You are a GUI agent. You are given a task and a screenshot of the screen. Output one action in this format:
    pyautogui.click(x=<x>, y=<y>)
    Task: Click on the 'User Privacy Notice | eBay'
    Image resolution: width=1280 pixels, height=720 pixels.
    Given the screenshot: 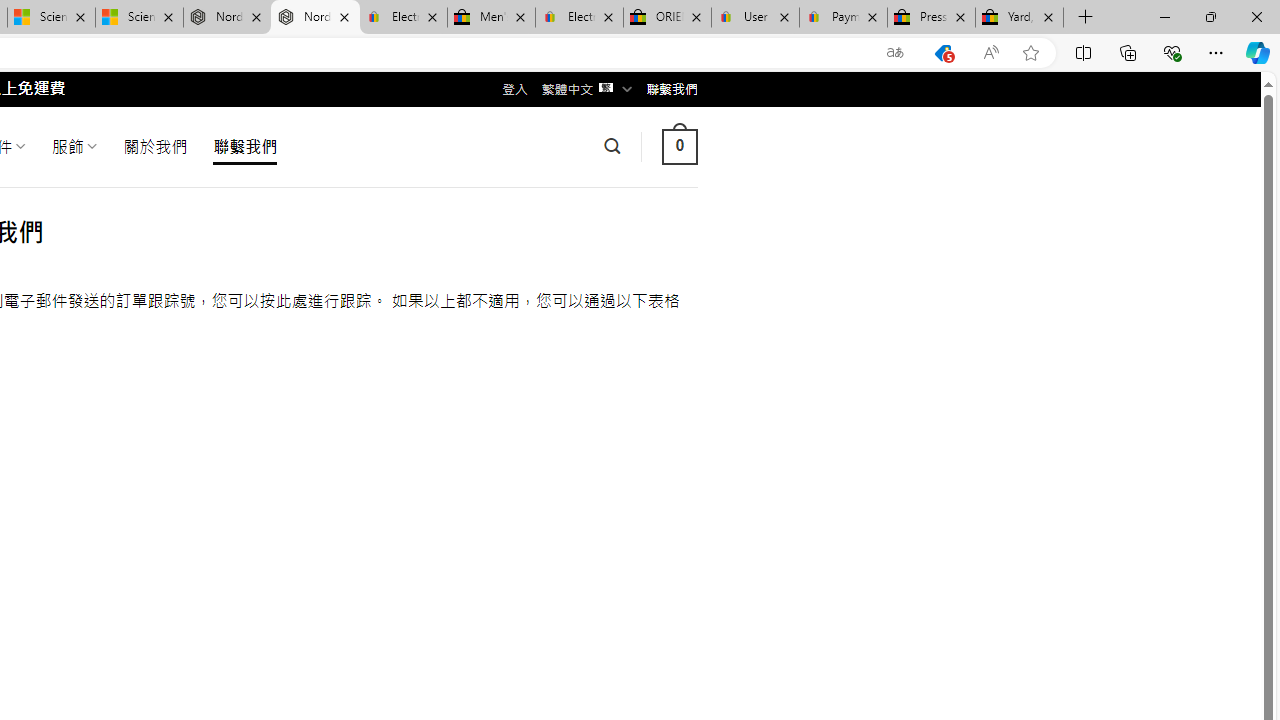 What is the action you would take?
    pyautogui.click(x=754, y=17)
    